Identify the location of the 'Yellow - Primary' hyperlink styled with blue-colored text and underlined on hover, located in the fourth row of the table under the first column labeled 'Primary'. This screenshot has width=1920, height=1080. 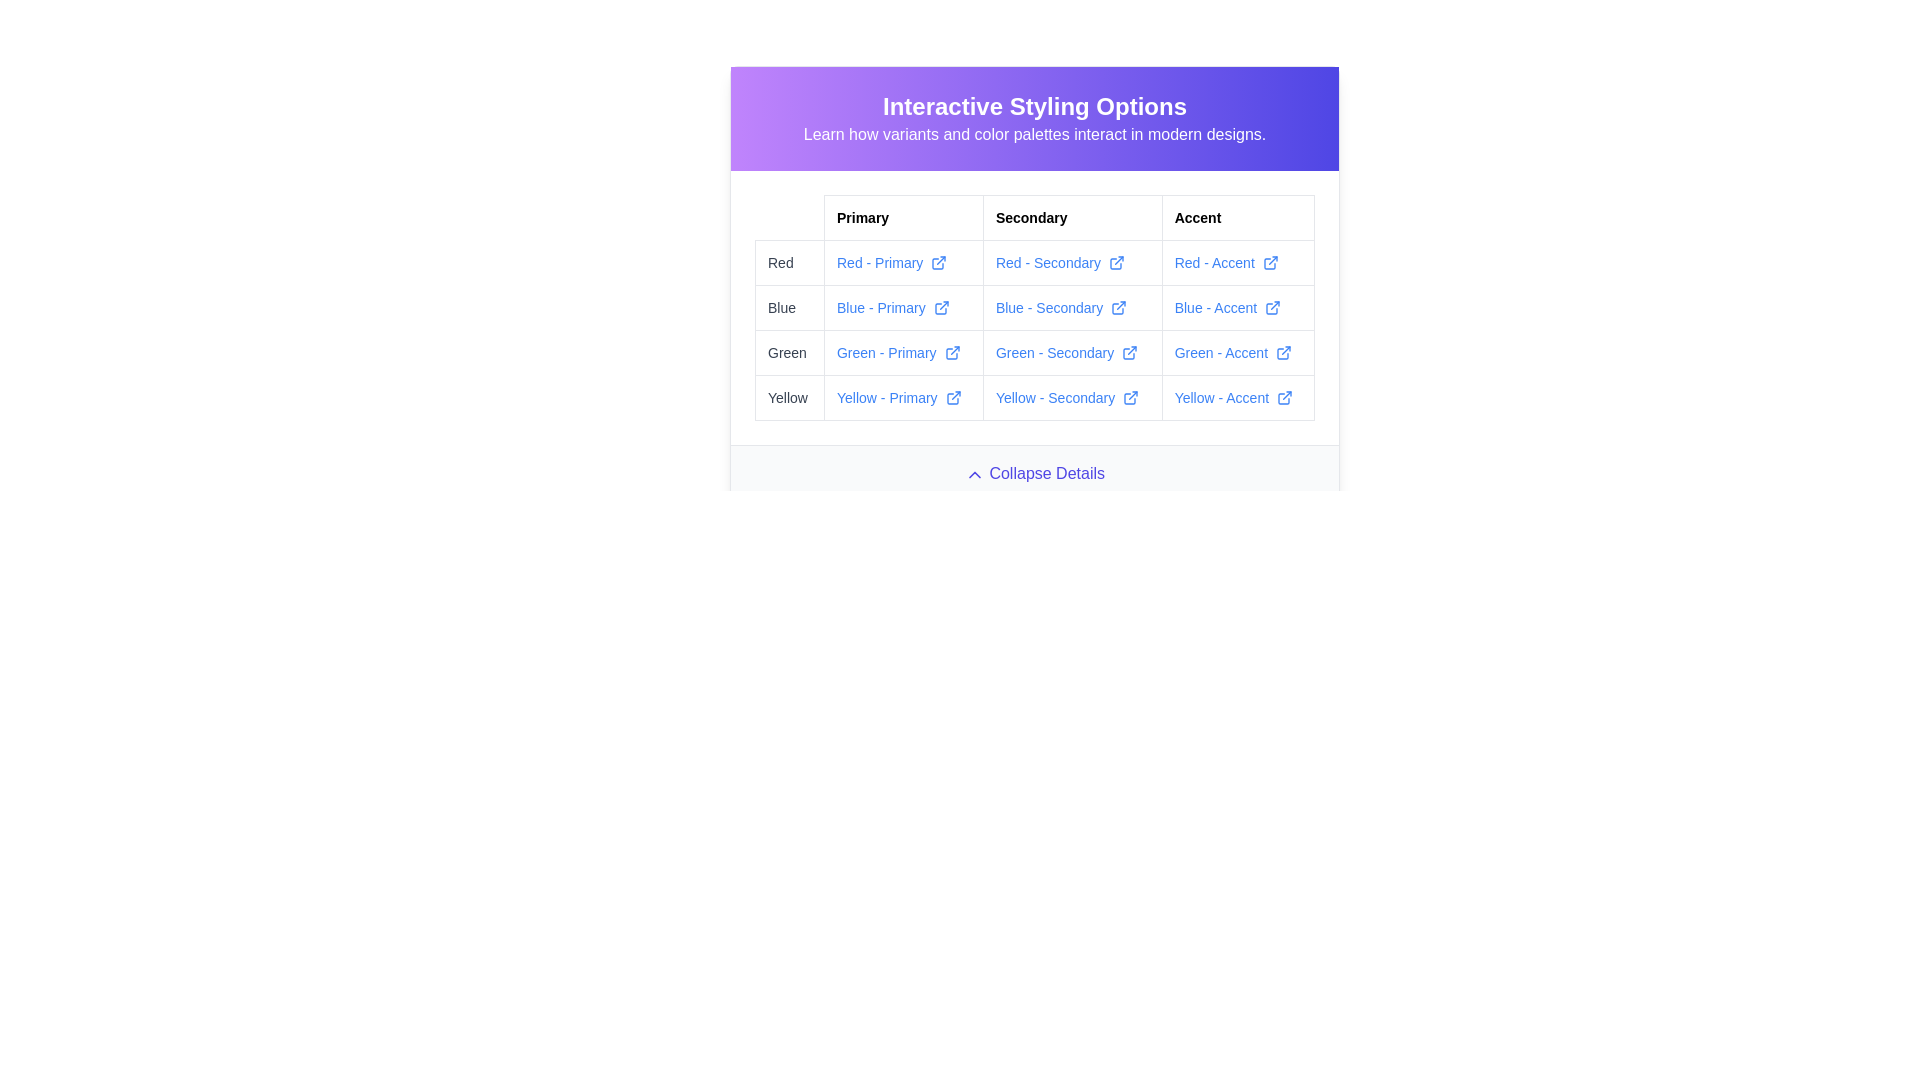
(898, 397).